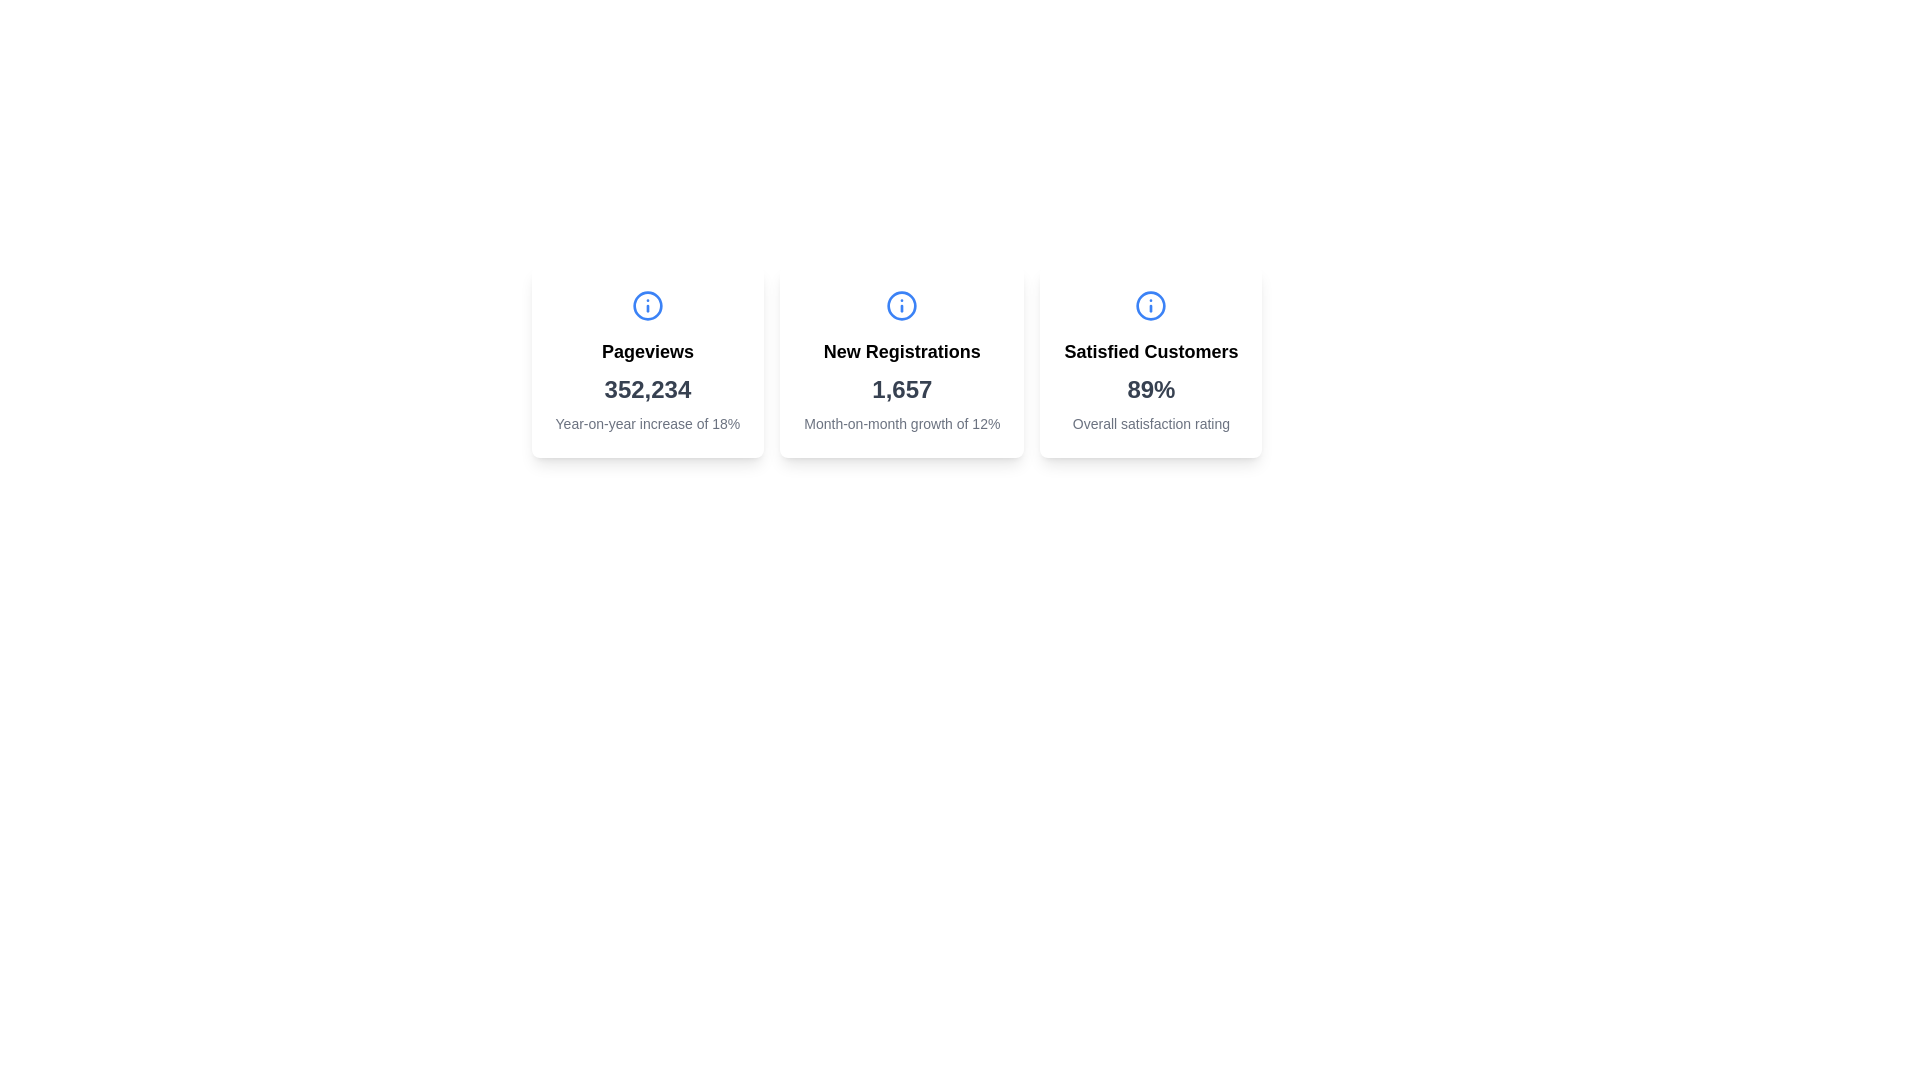 This screenshot has height=1080, width=1920. I want to click on the informative icon located at the top center of the second card representing 'New Registrations', so click(901, 305).